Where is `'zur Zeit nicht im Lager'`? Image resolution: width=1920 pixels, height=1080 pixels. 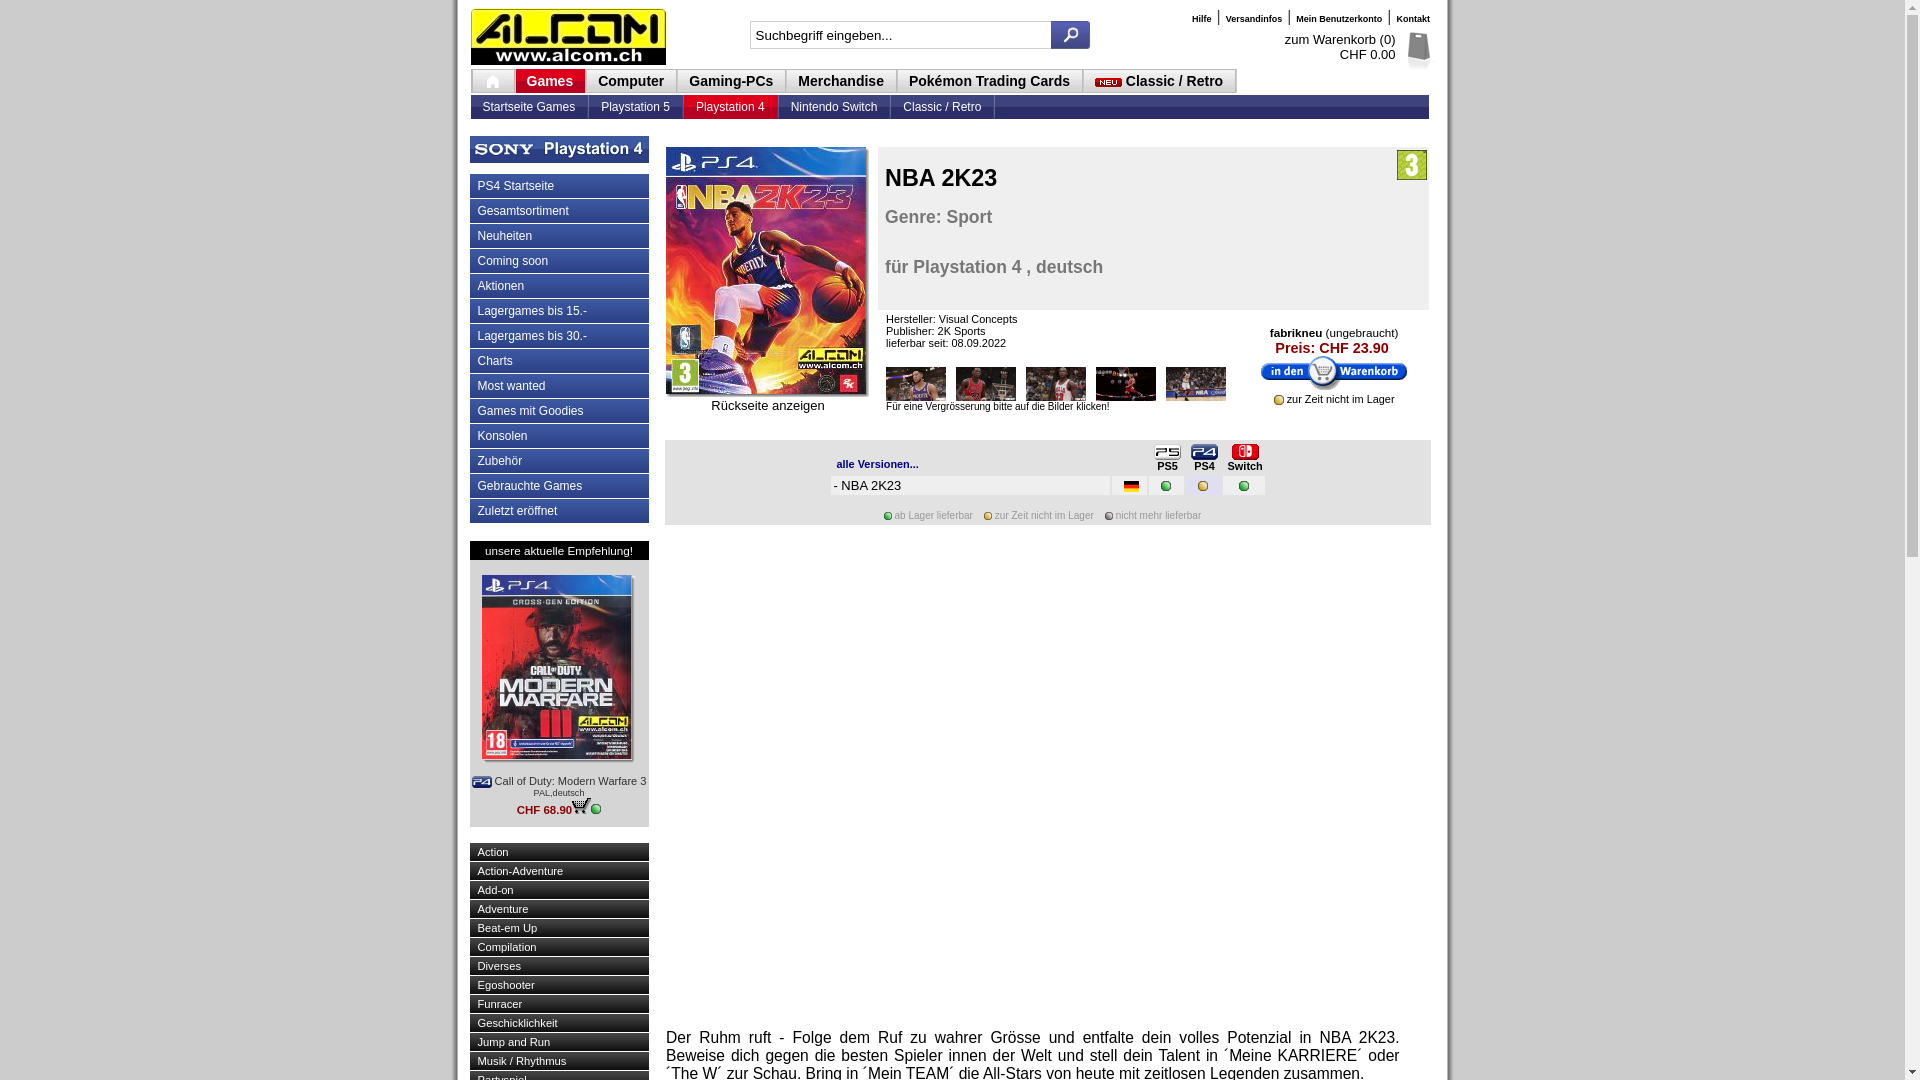 'zur Zeit nicht im Lager' is located at coordinates (1277, 400).